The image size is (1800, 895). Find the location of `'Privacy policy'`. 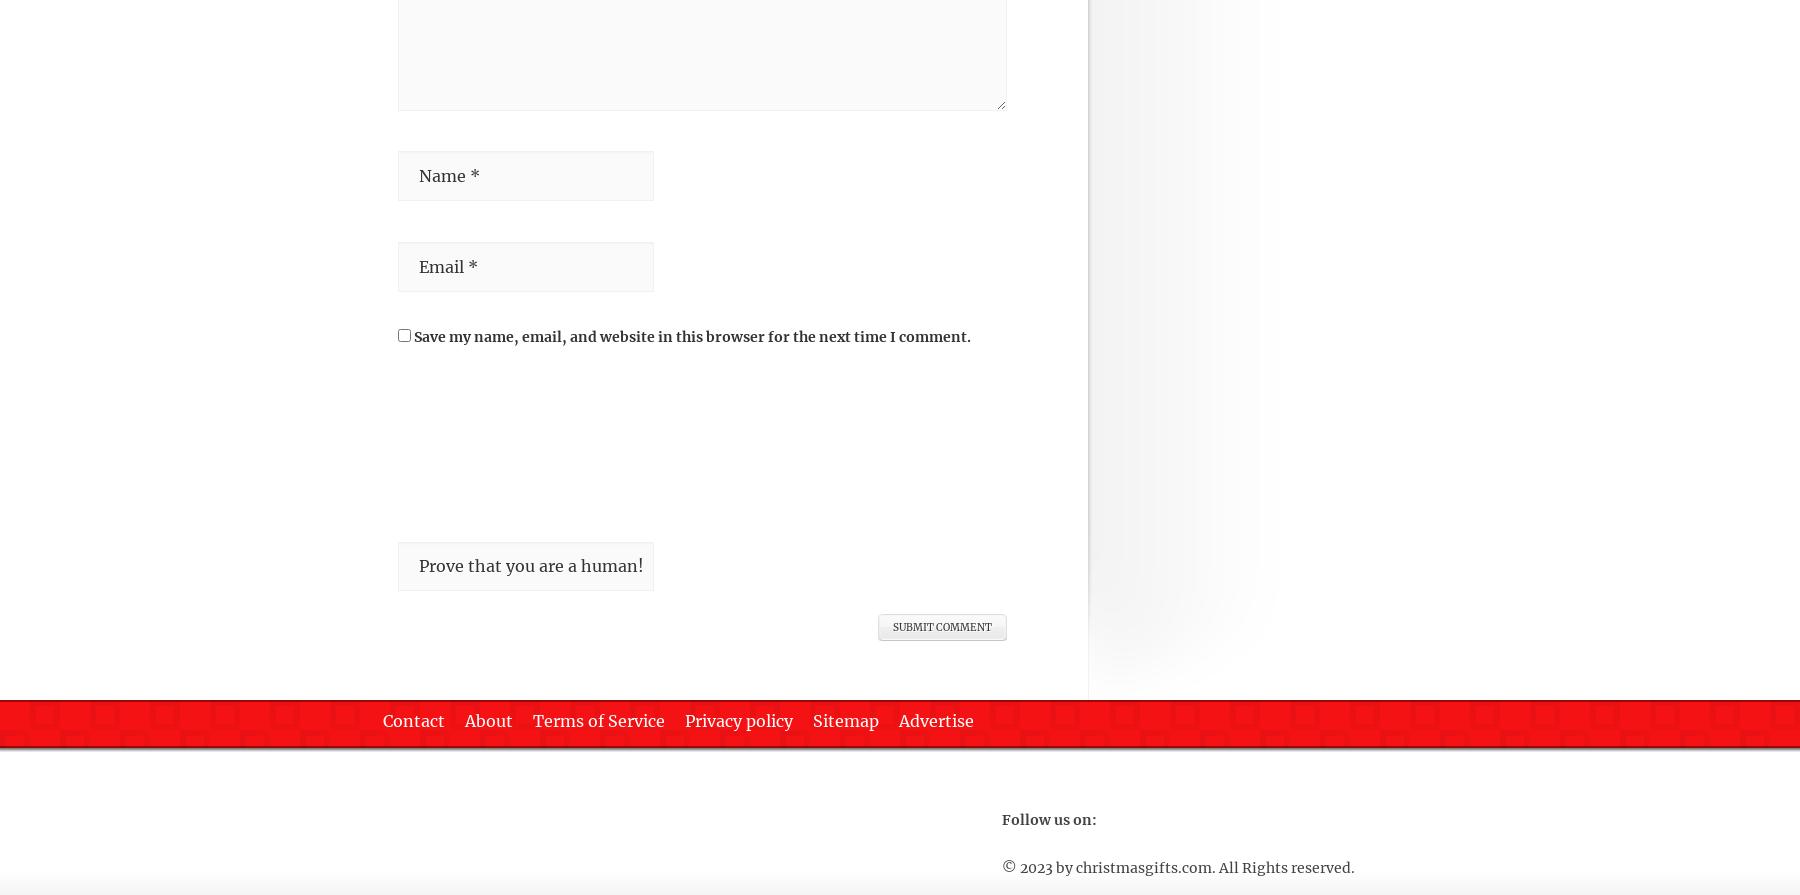

'Privacy policy' is located at coordinates (684, 719).